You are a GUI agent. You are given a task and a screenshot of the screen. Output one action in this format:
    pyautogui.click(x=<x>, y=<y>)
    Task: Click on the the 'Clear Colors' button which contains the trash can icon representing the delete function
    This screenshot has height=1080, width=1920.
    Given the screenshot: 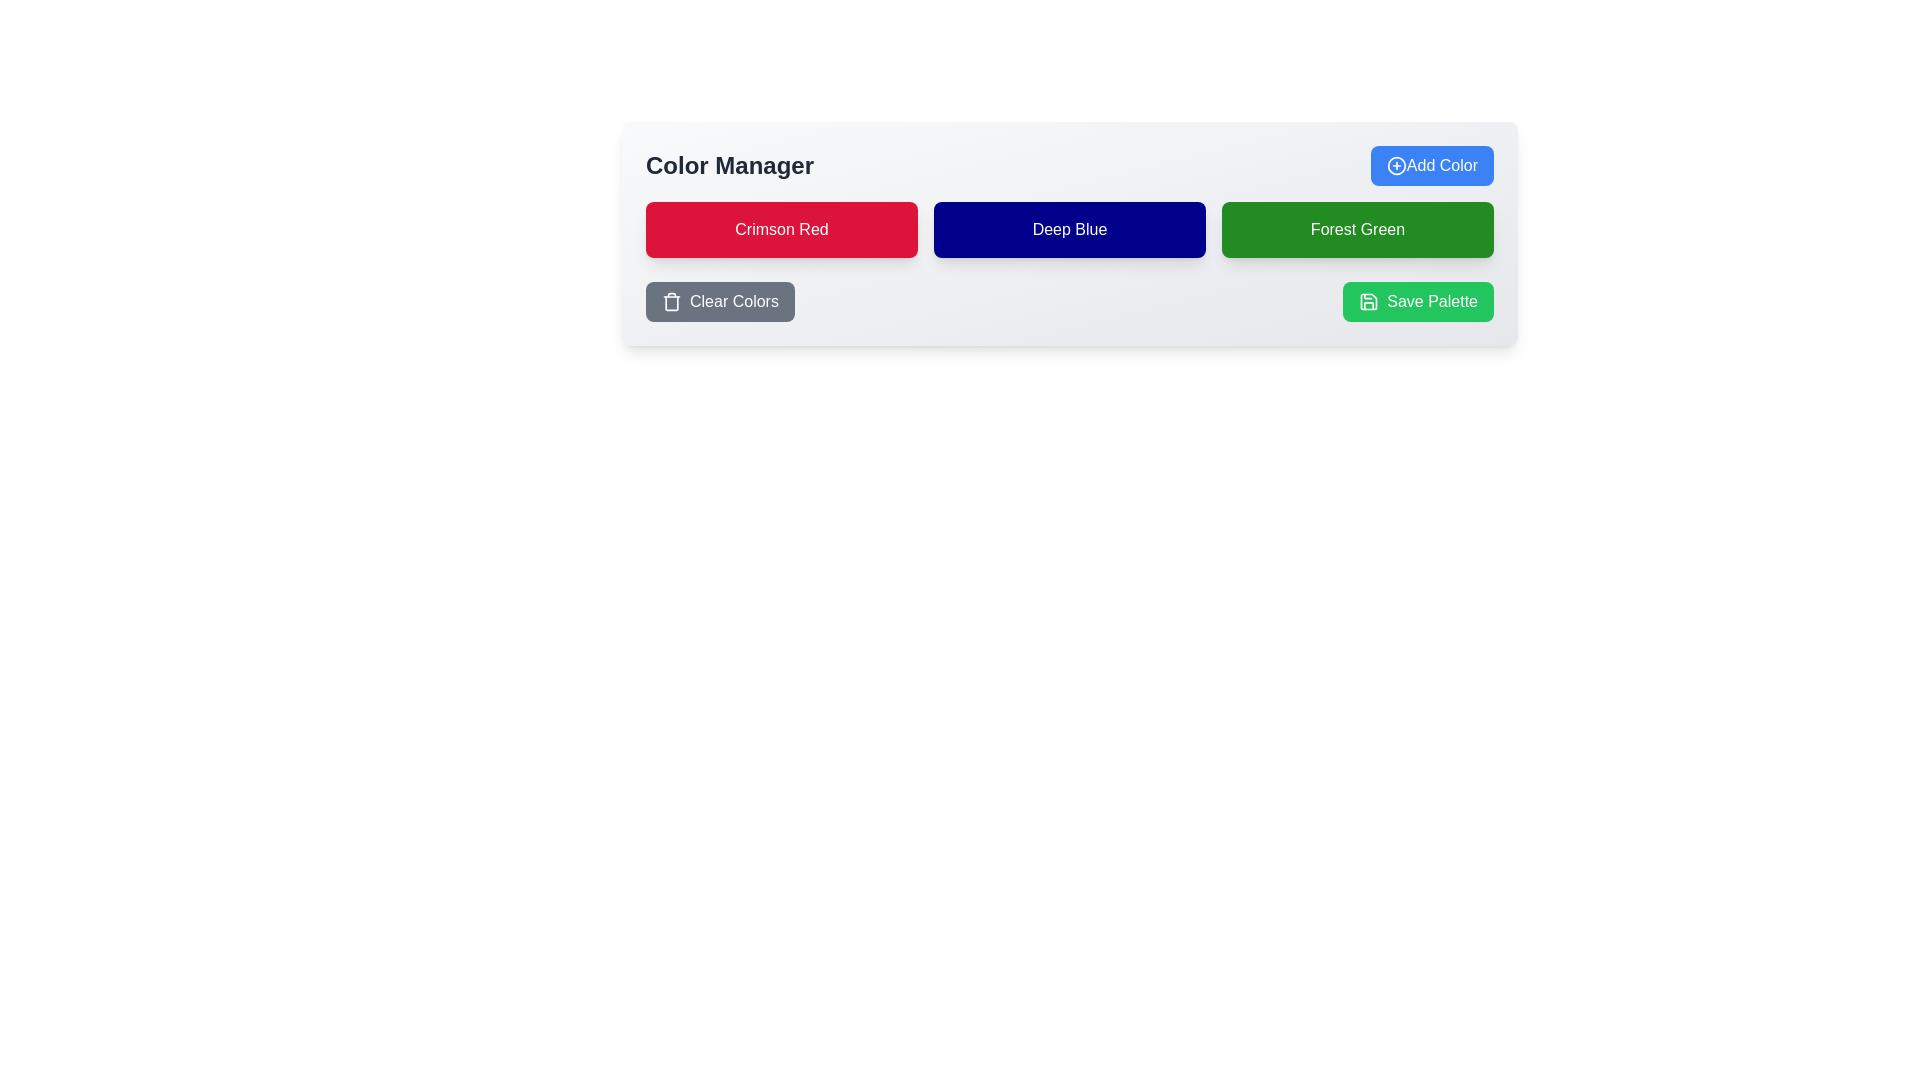 What is the action you would take?
    pyautogui.click(x=672, y=303)
    